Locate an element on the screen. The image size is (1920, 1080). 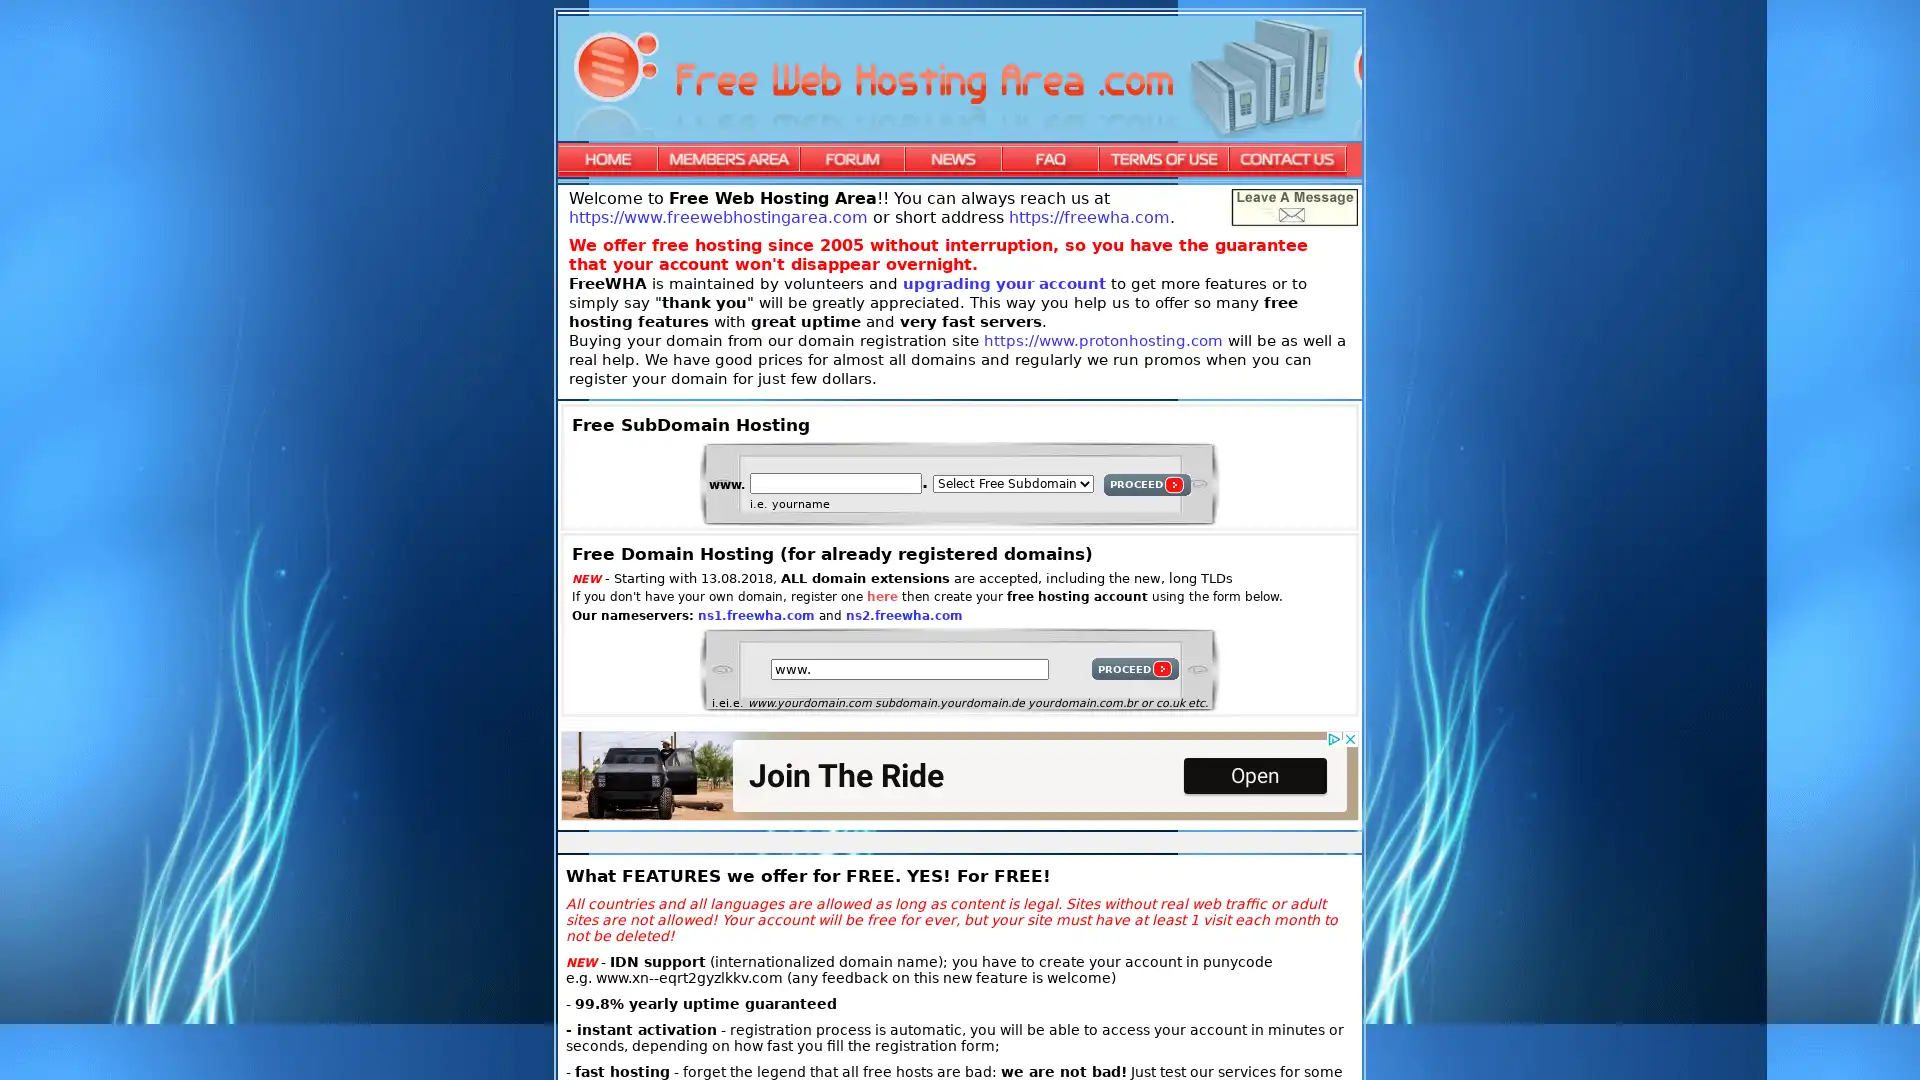
PROCEED is located at coordinates (1134, 668).